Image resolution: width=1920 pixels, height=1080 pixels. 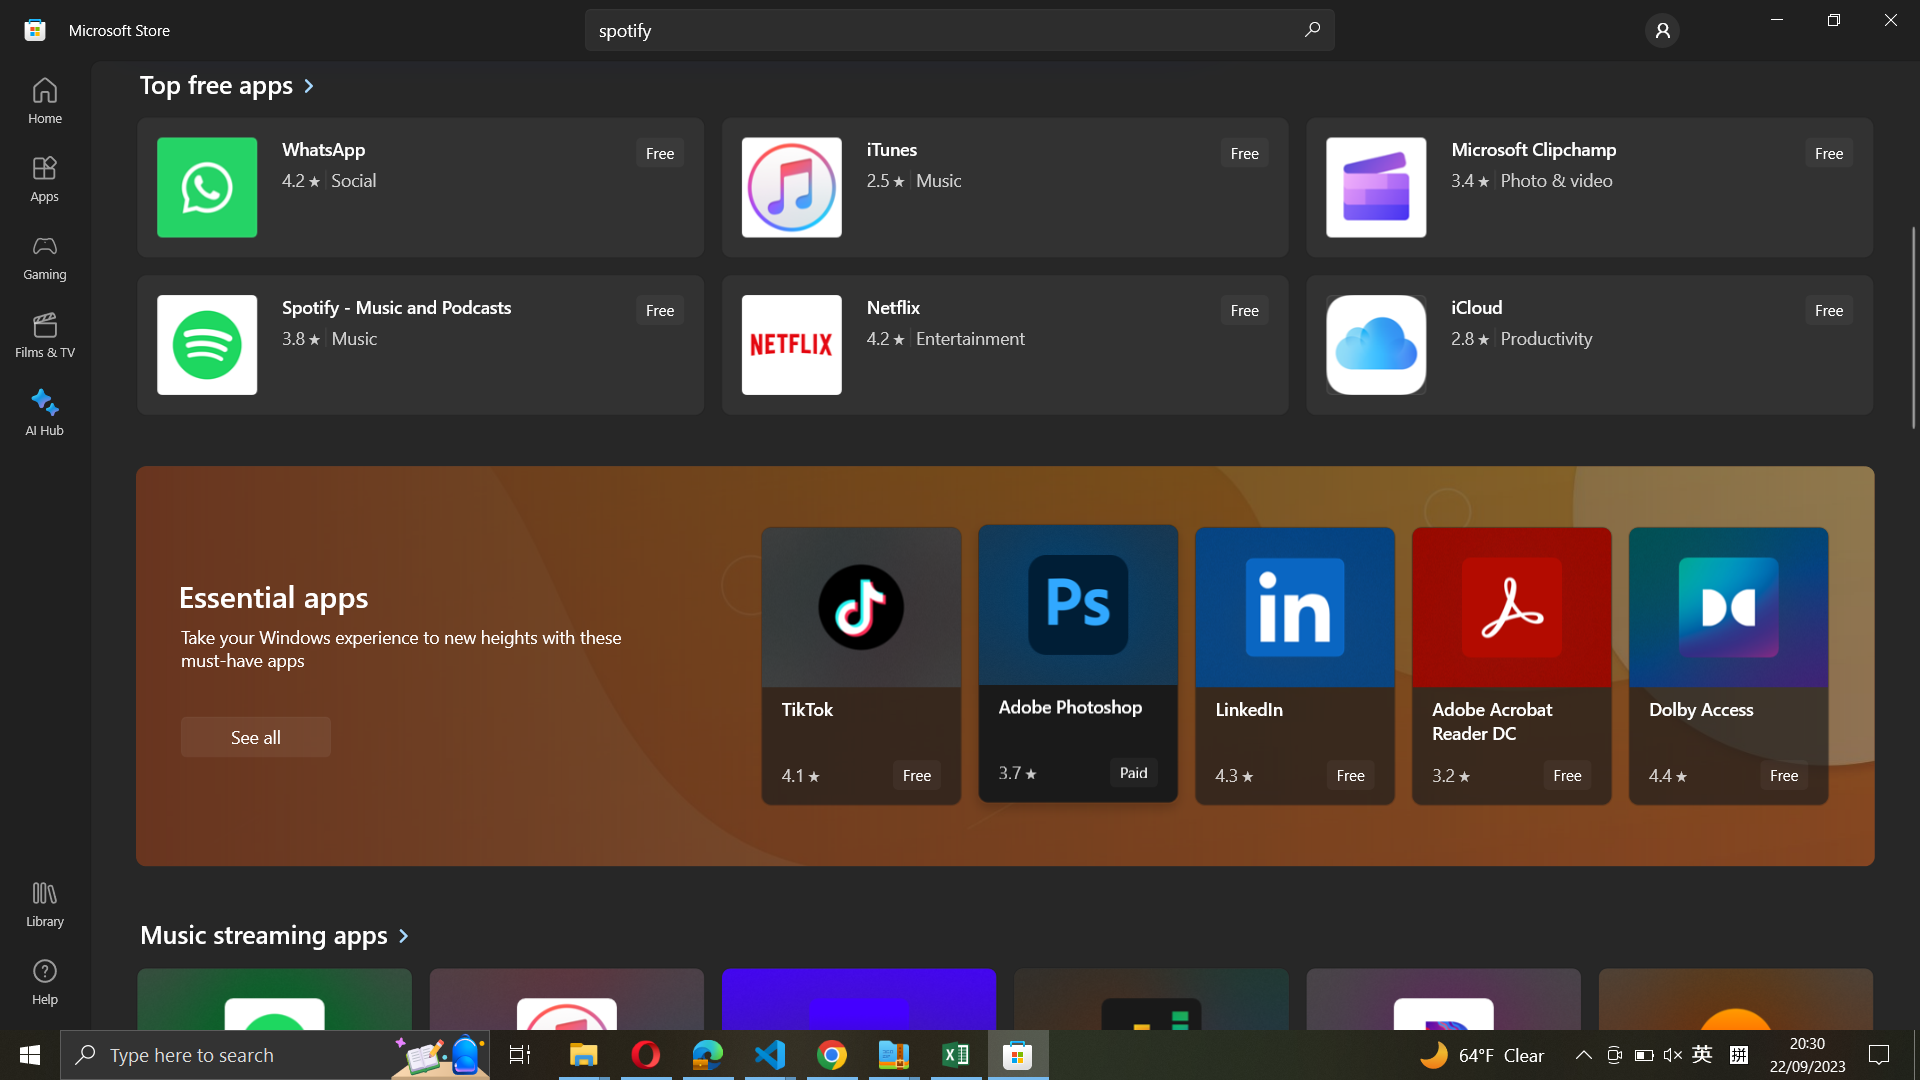 What do you see at coordinates (1727, 666) in the screenshot?
I see `Dolby Access application` at bounding box center [1727, 666].